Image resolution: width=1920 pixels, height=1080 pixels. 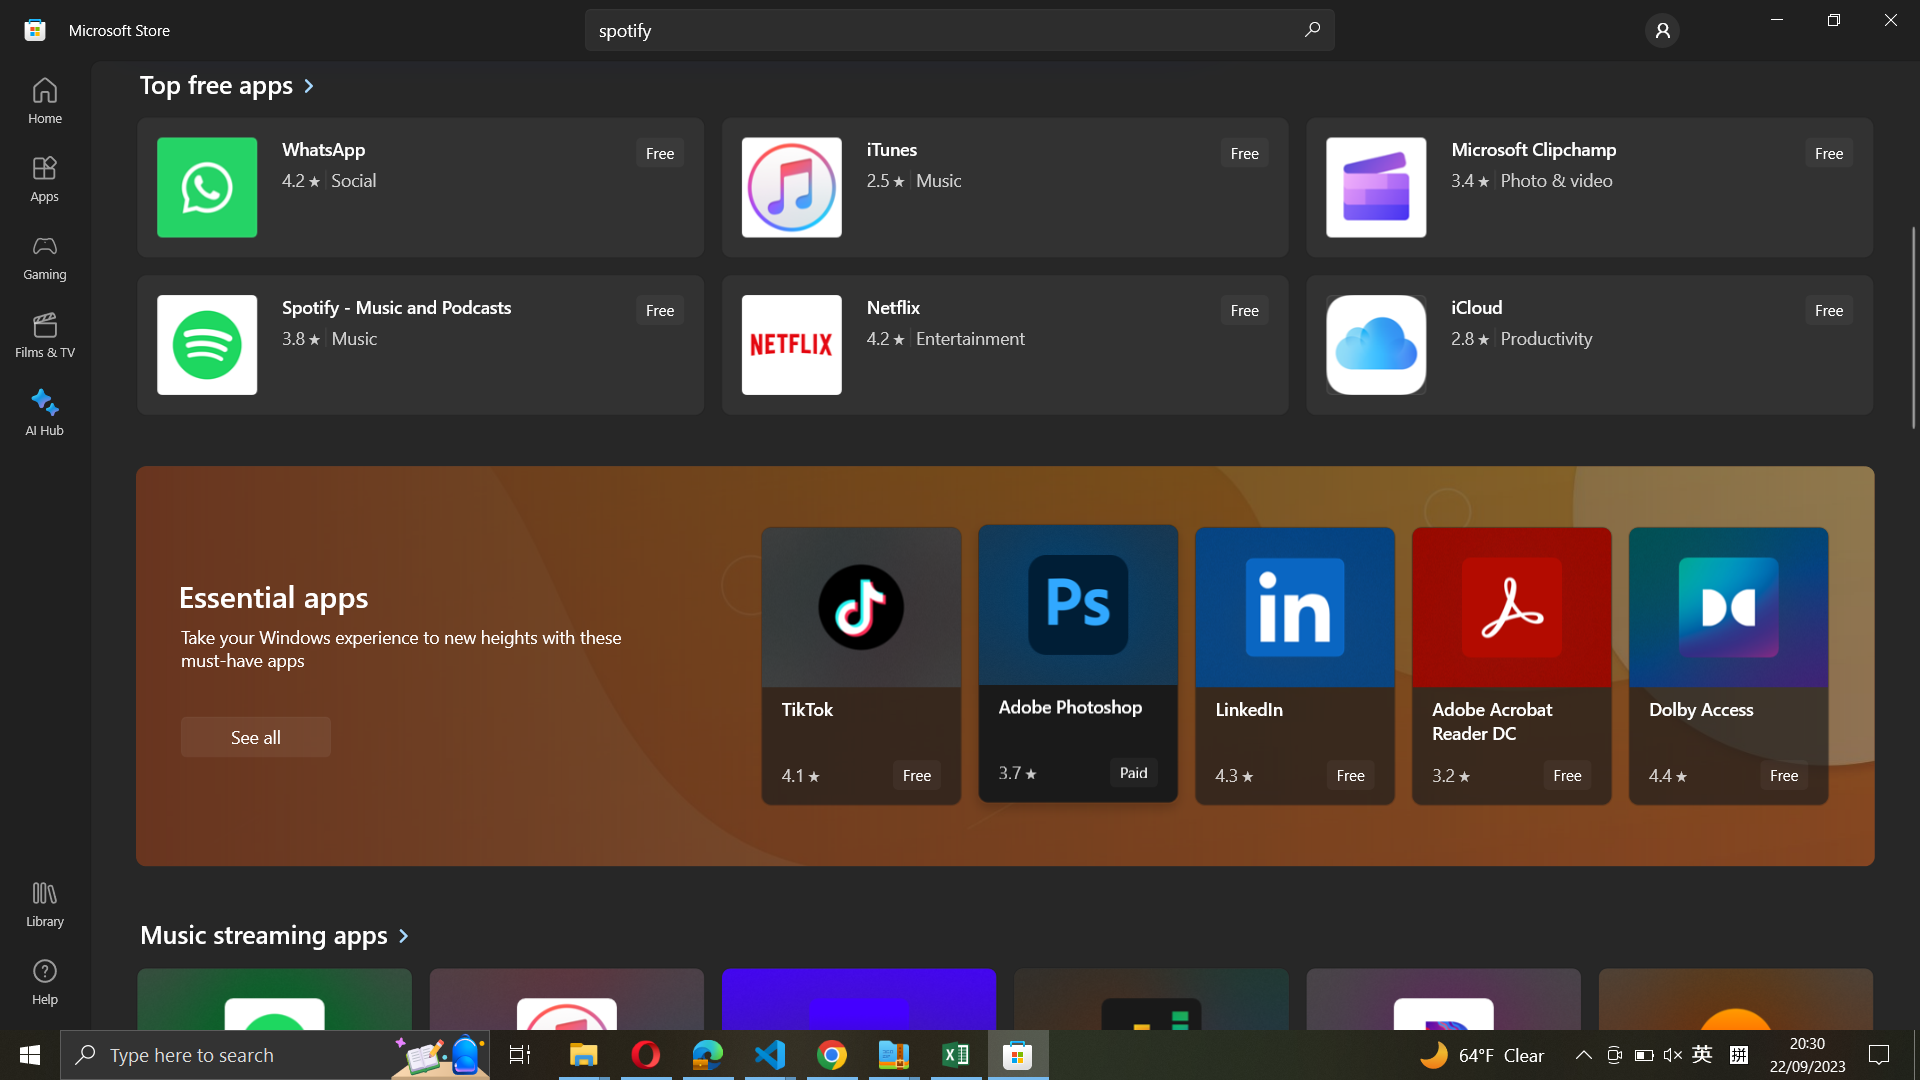 What do you see at coordinates (1727, 666) in the screenshot?
I see `Dolby Access application` at bounding box center [1727, 666].